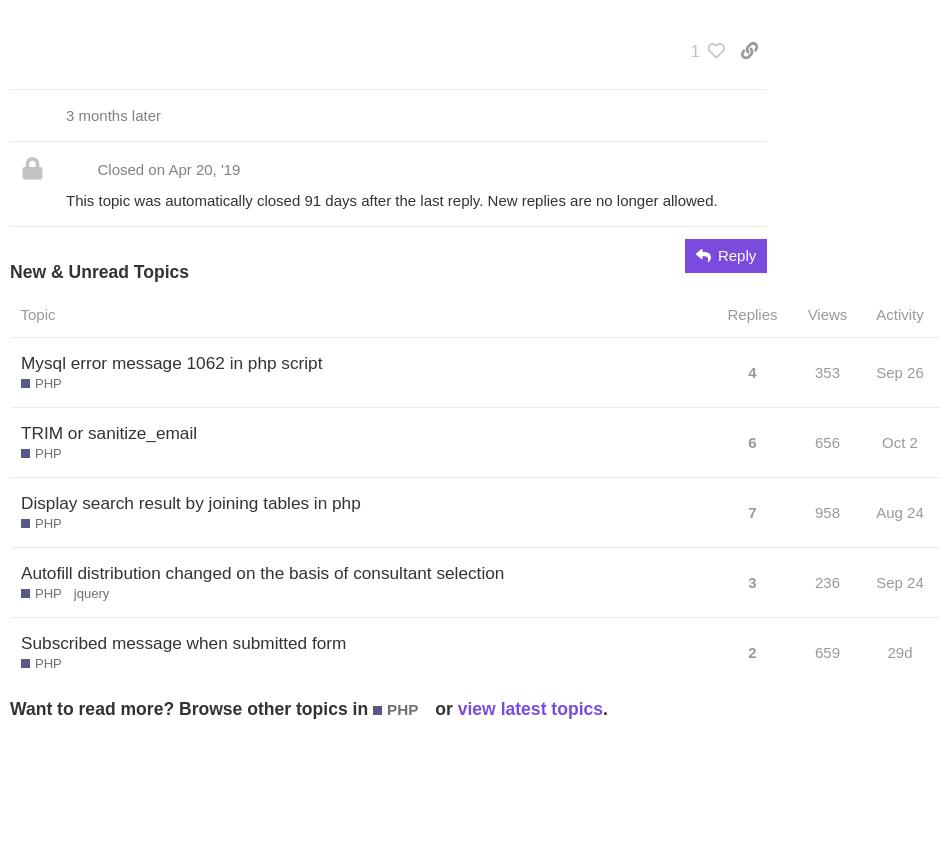 The image size is (950, 844). Describe the element at coordinates (695, 49) in the screenshot. I see `'1'` at that location.